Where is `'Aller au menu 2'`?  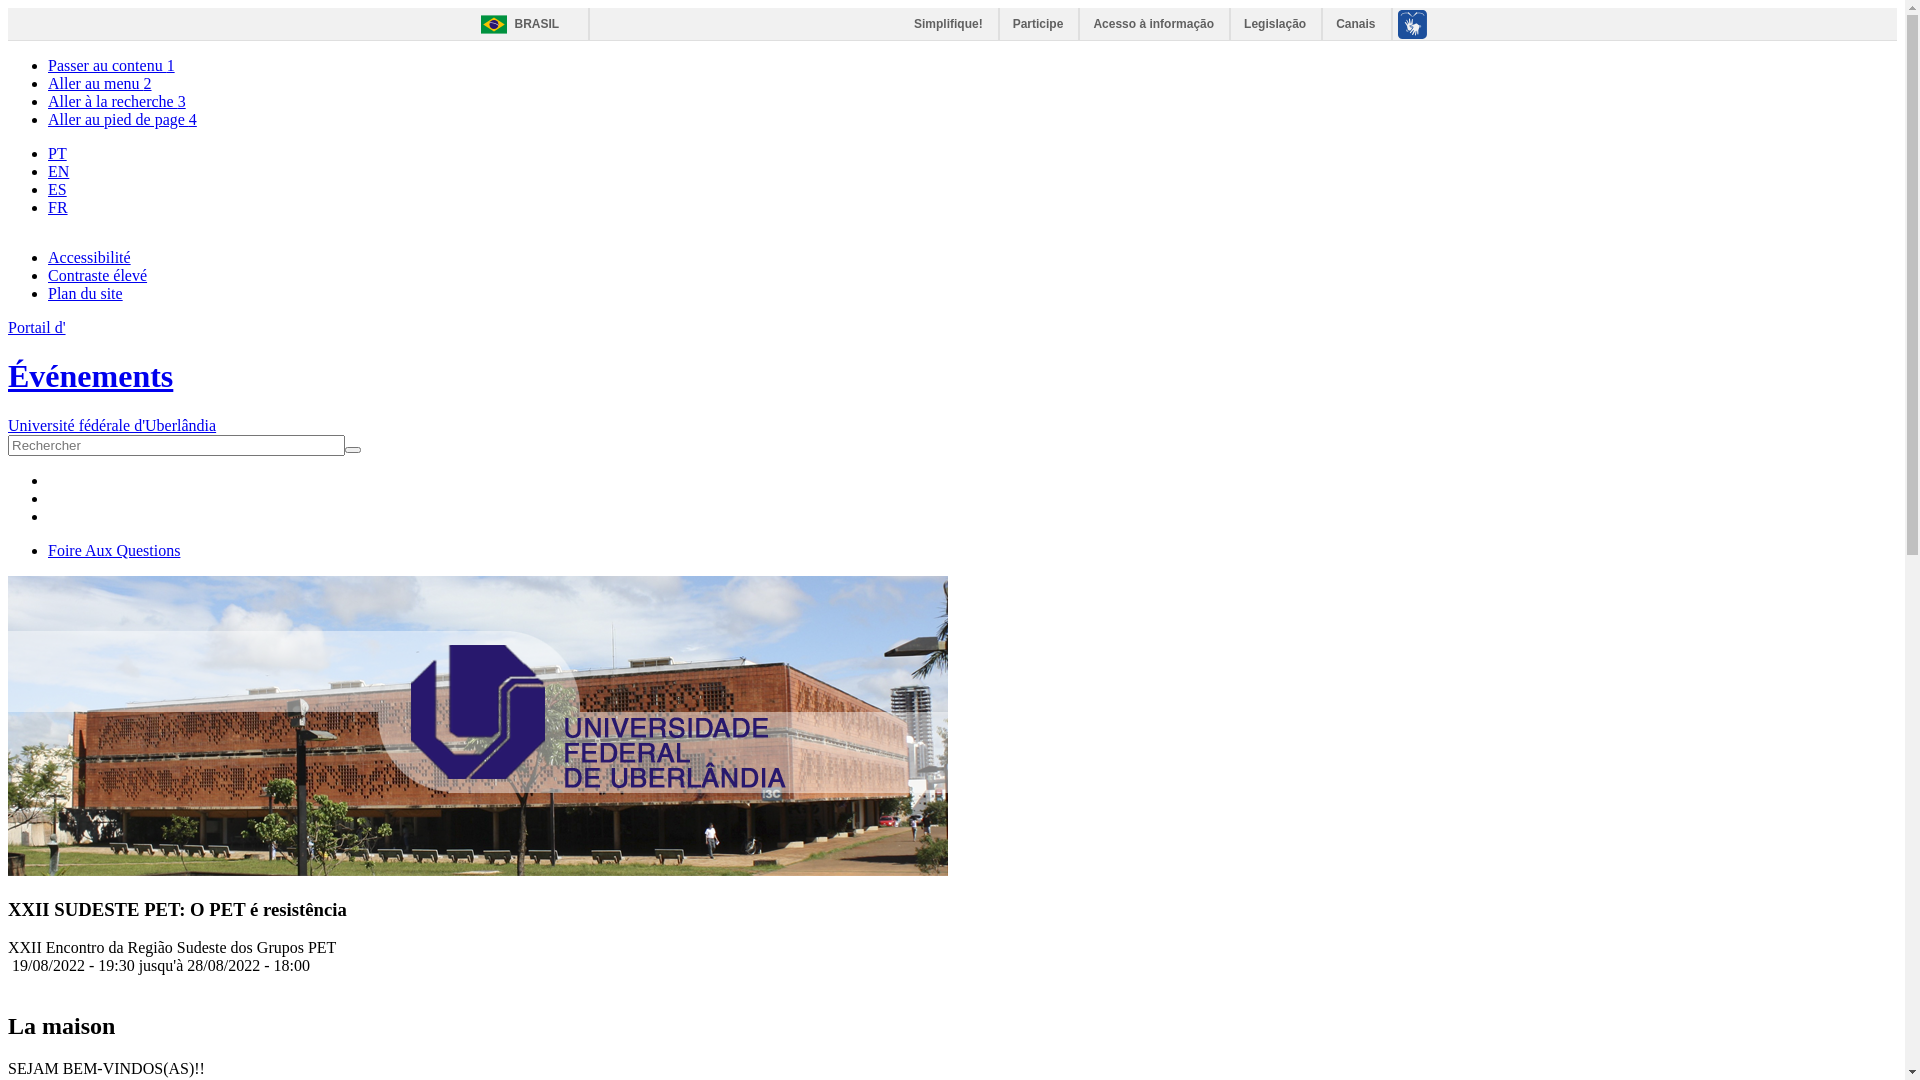 'Aller au menu 2' is located at coordinates (99, 82).